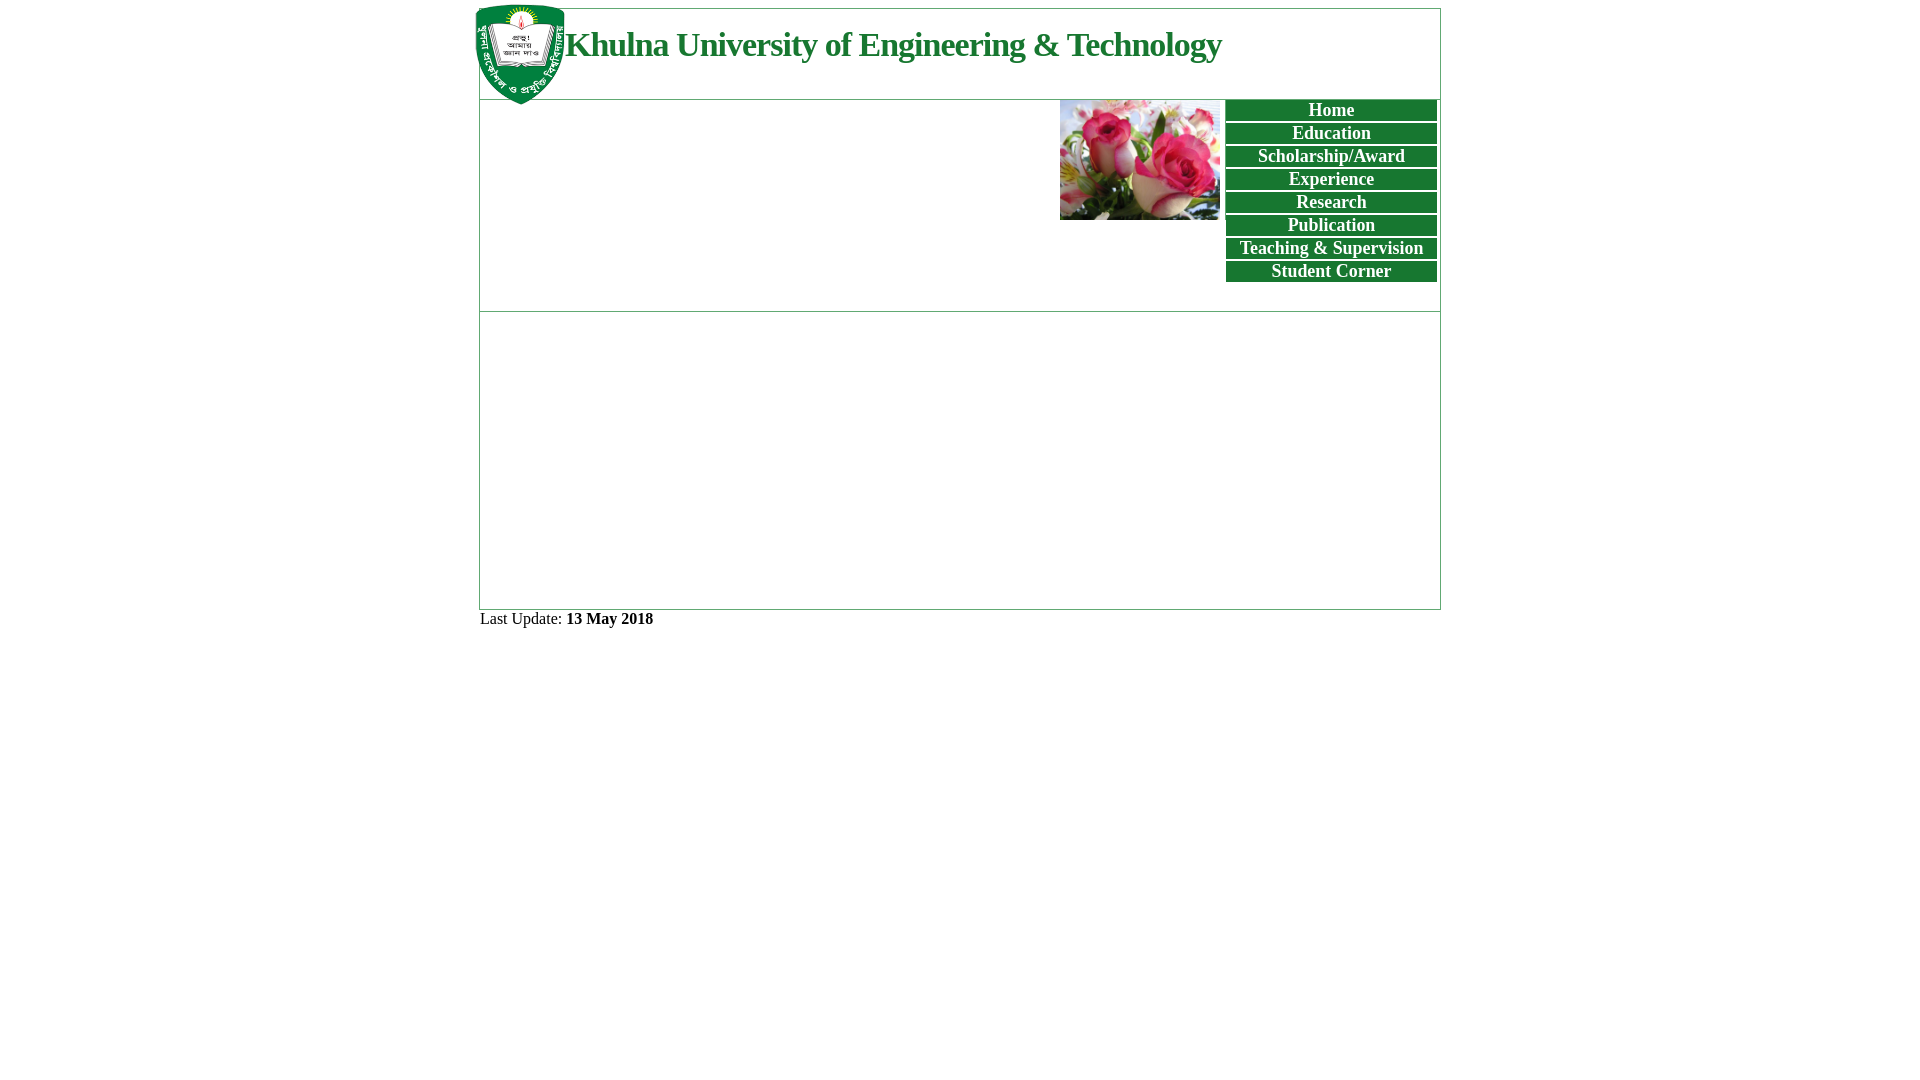  Describe the element at coordinates (1331, 110) in the screenshot. I see `'Home'` at that location.